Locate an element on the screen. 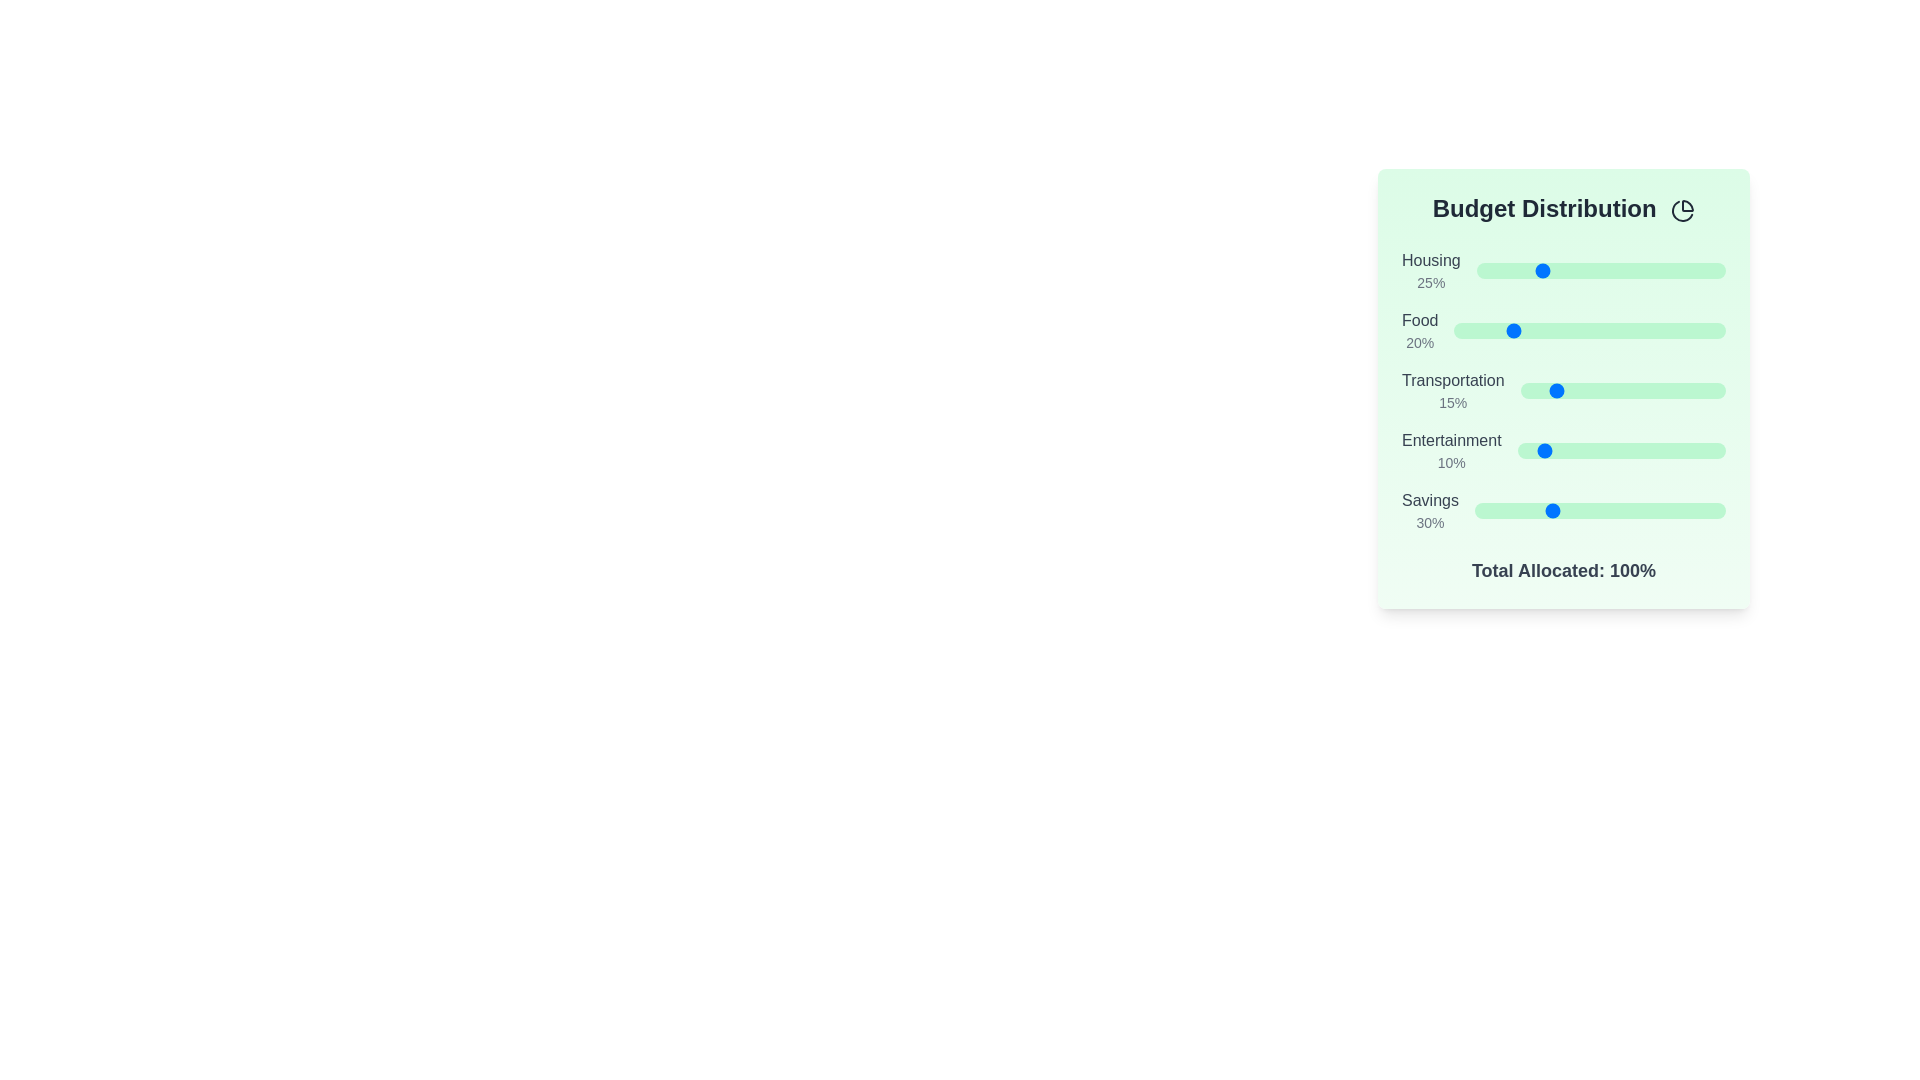 The width and height of the screenshot is (1920, 1080). the slider for 'Entertainment' to set its percentage to 38 is located at coordinates (1595, 451).